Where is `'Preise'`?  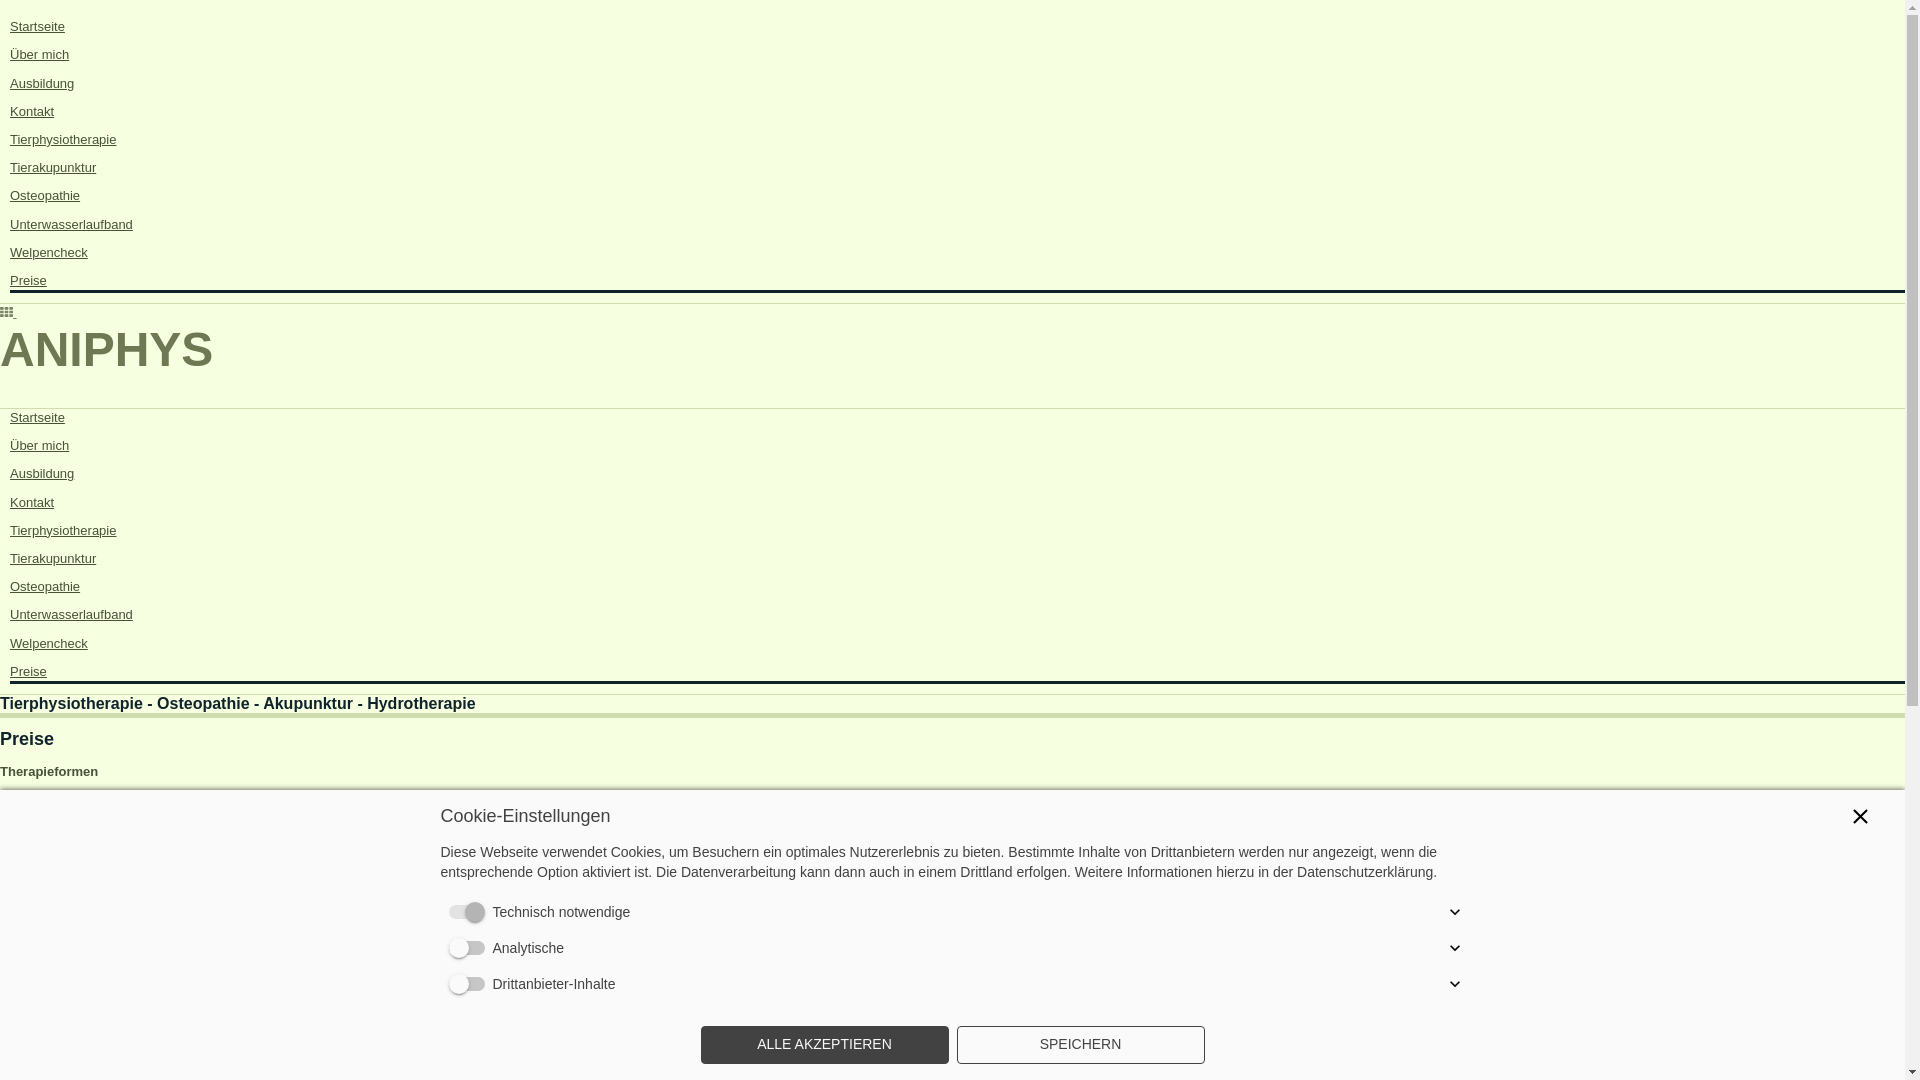 'Preise' is located at coordinates (28, 280).